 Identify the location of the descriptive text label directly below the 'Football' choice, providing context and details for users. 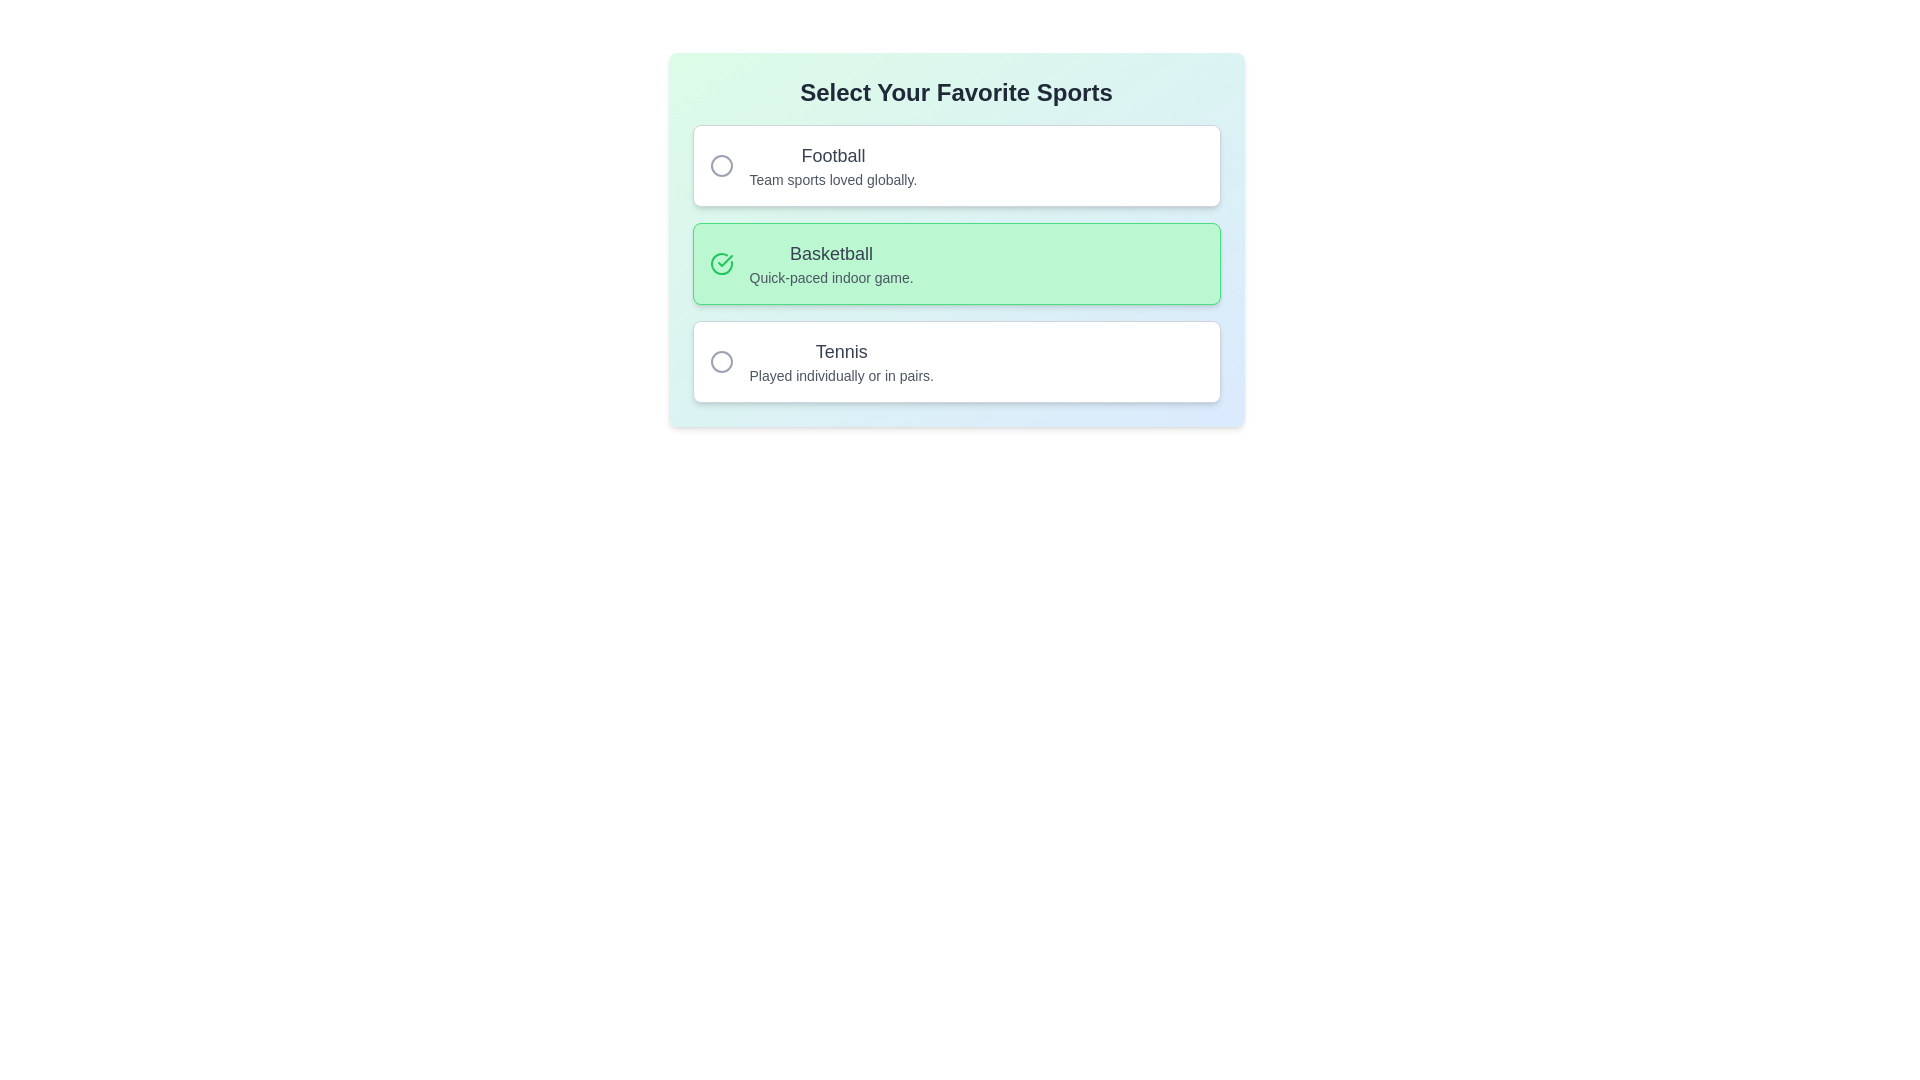
(833, 180).